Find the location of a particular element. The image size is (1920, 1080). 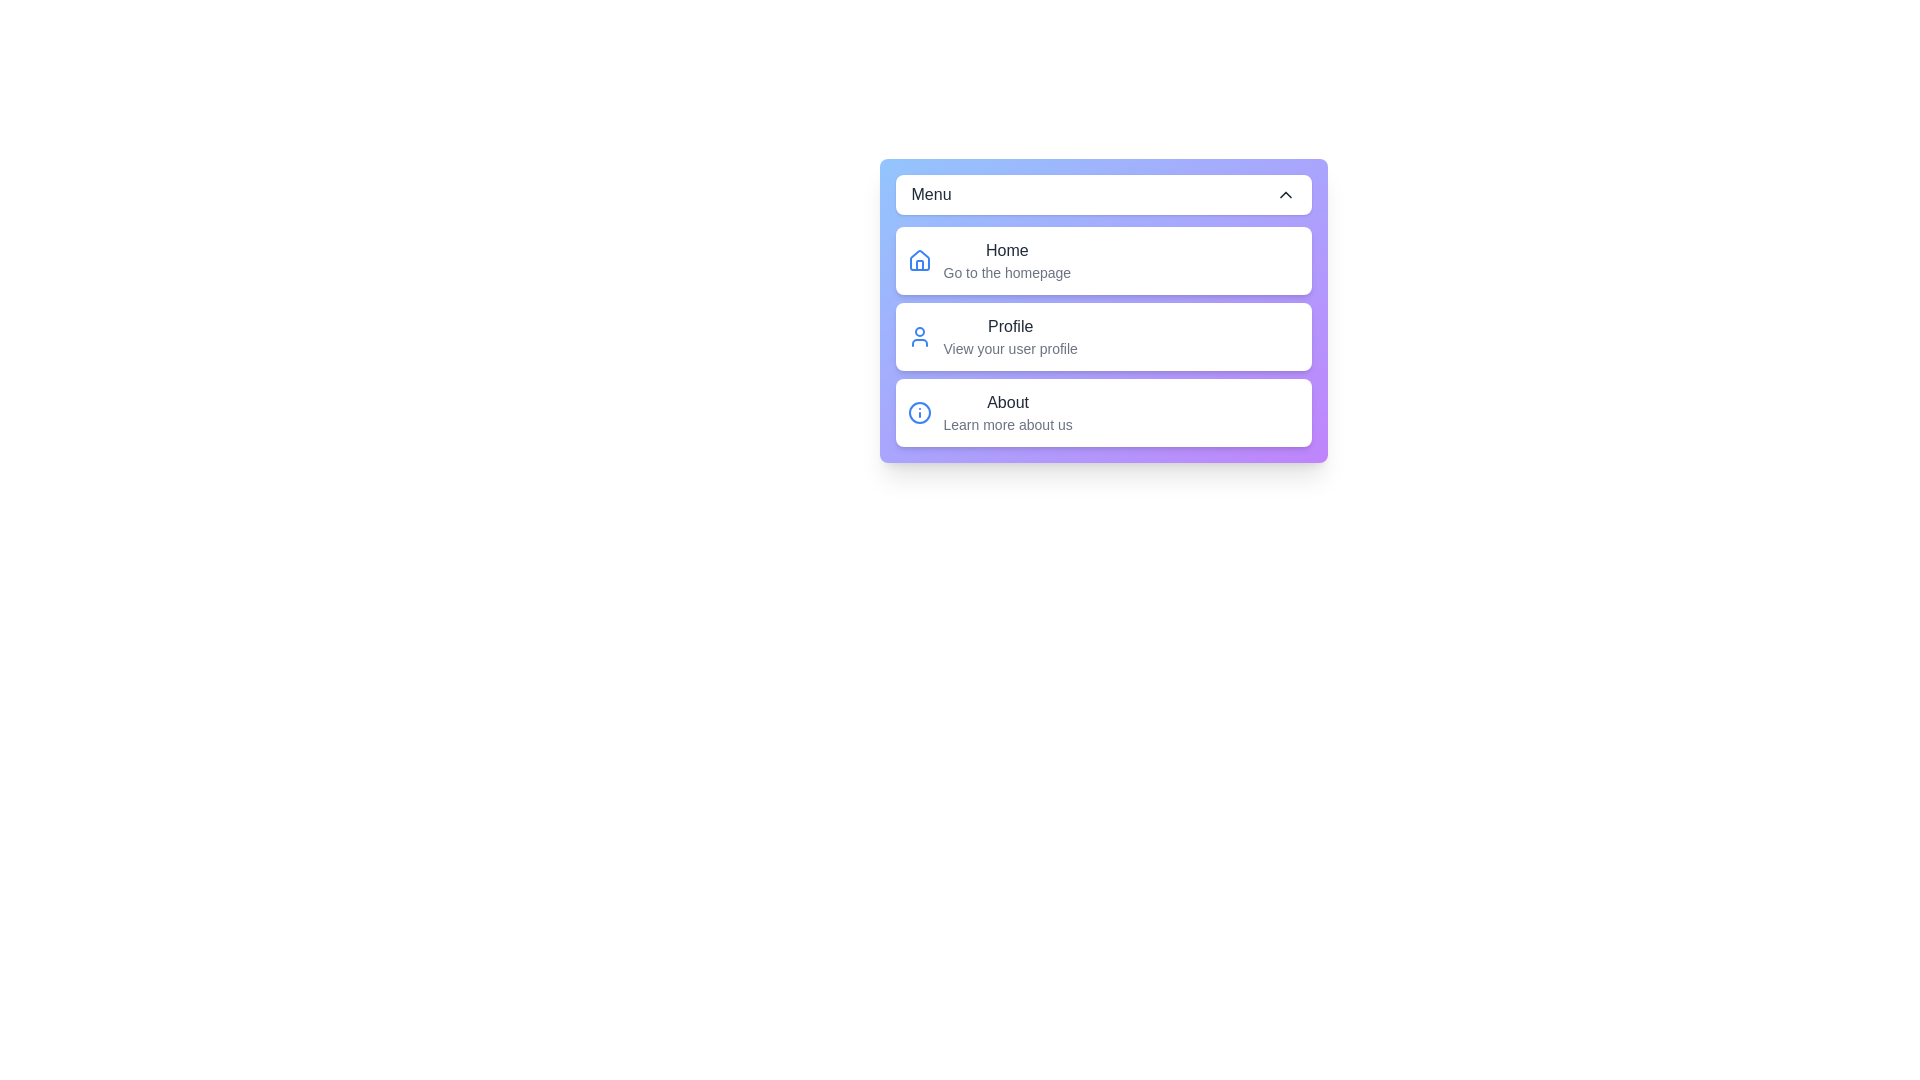

the menu item Profile to observe the hover effect is located at coordinates (1102, 335).